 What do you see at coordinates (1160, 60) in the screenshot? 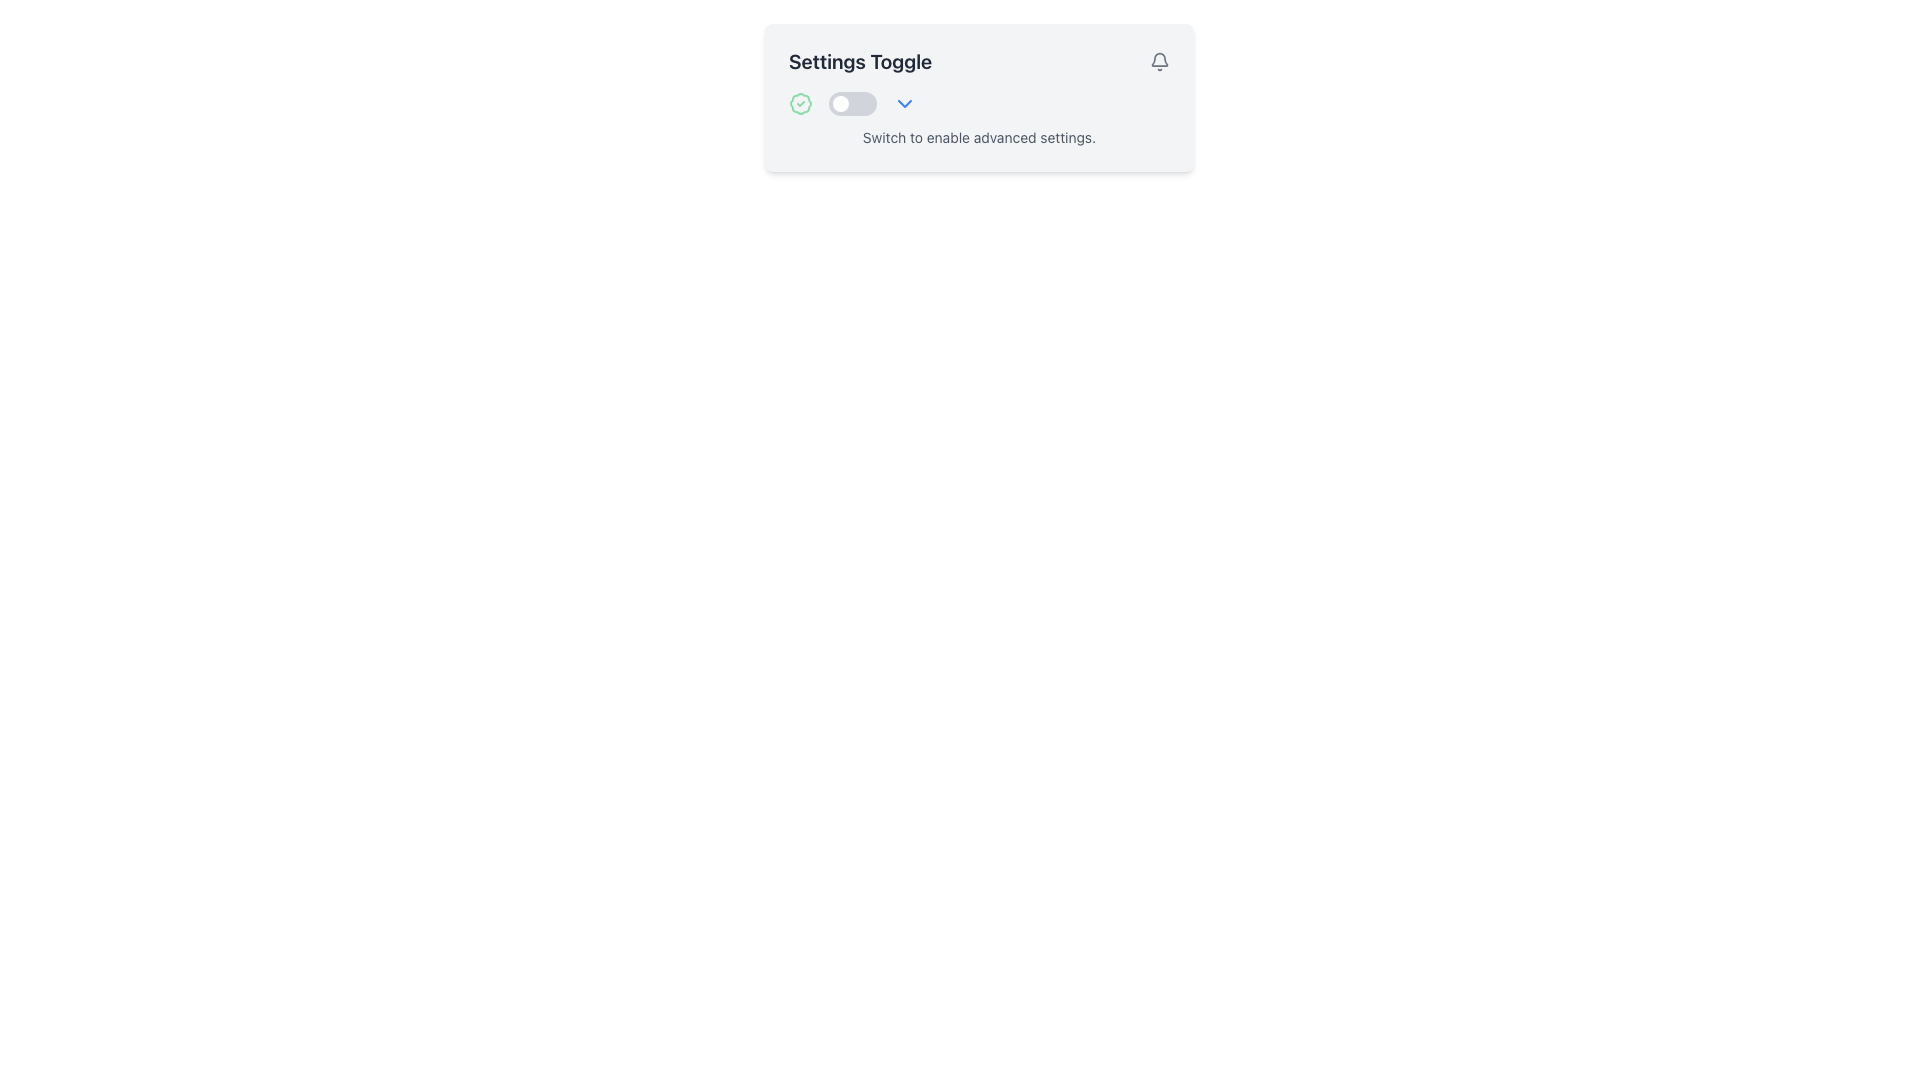
I see `the bell icon located at the top-right of the 'Settings Toggle' section` at bounding box center [1160, 60].